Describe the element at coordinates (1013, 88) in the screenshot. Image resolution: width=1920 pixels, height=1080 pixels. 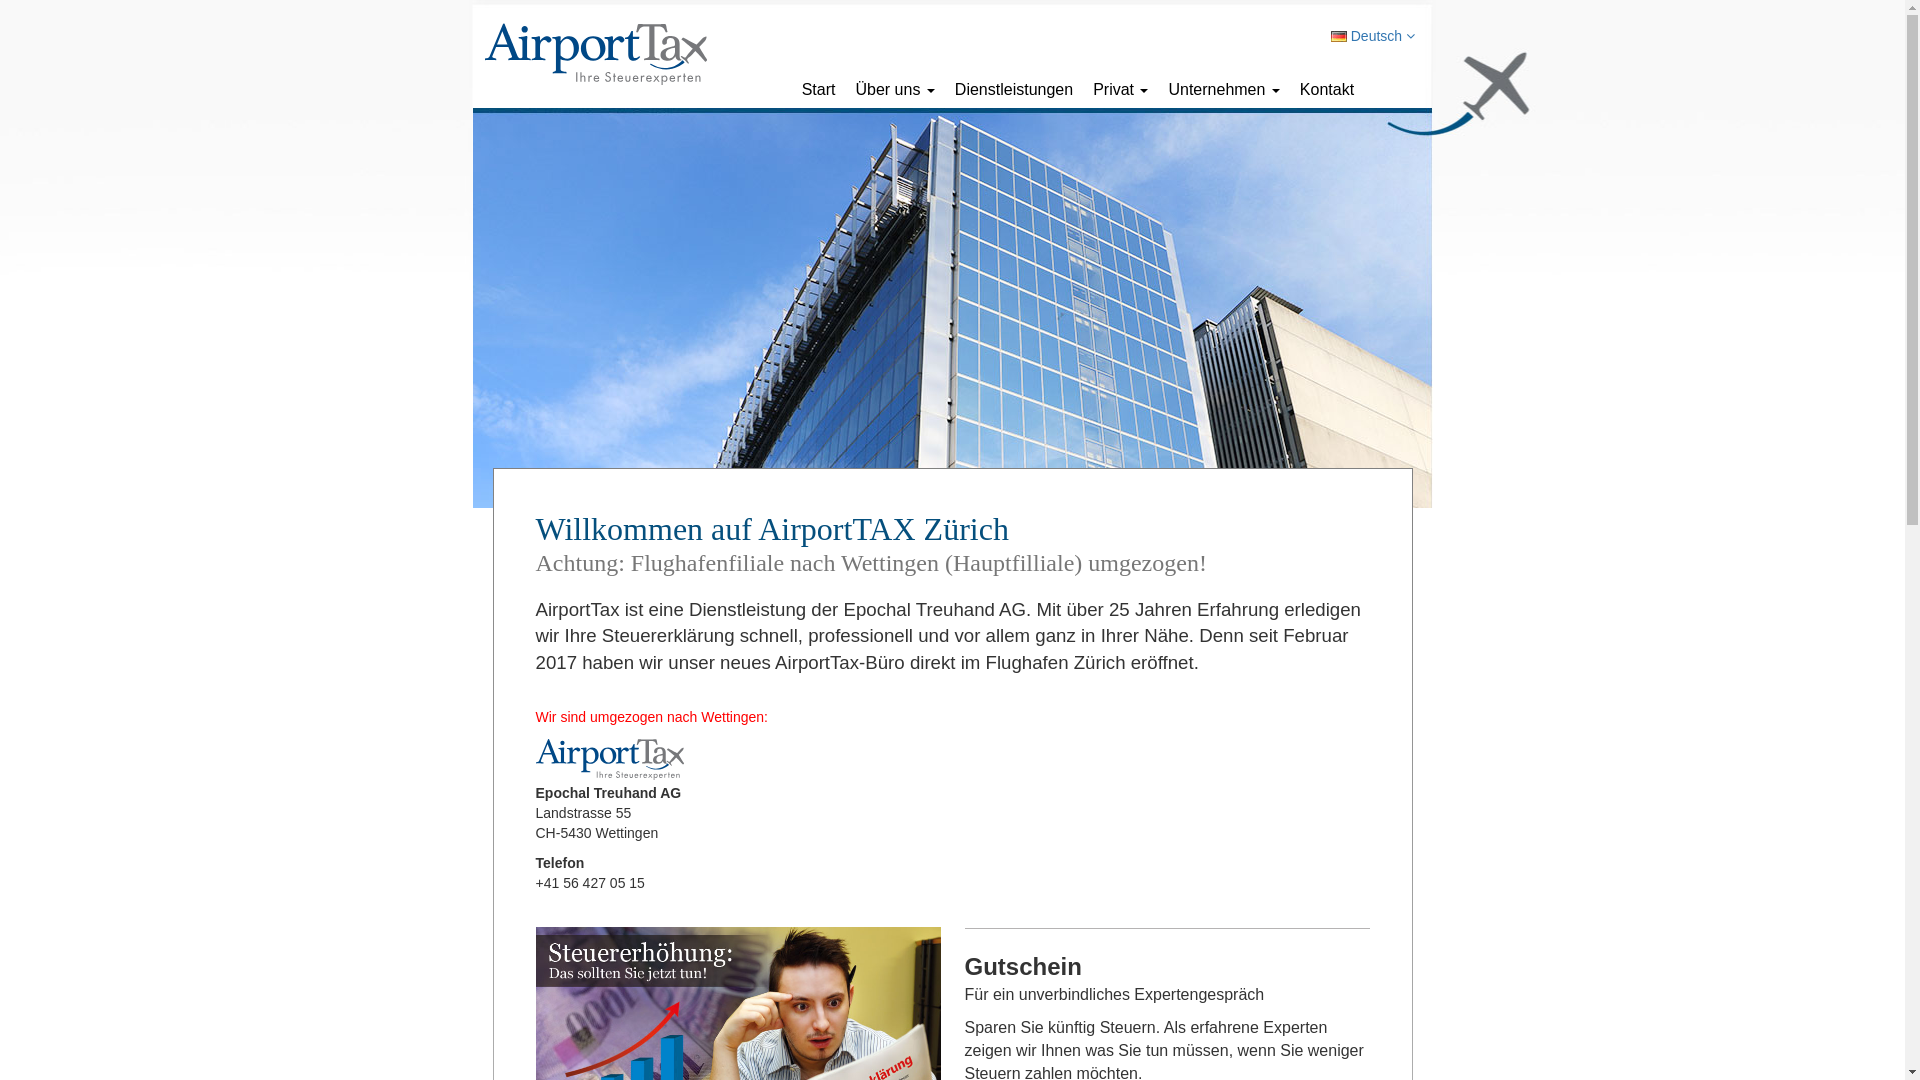
I see `'Dienstleistungen'` at that location.